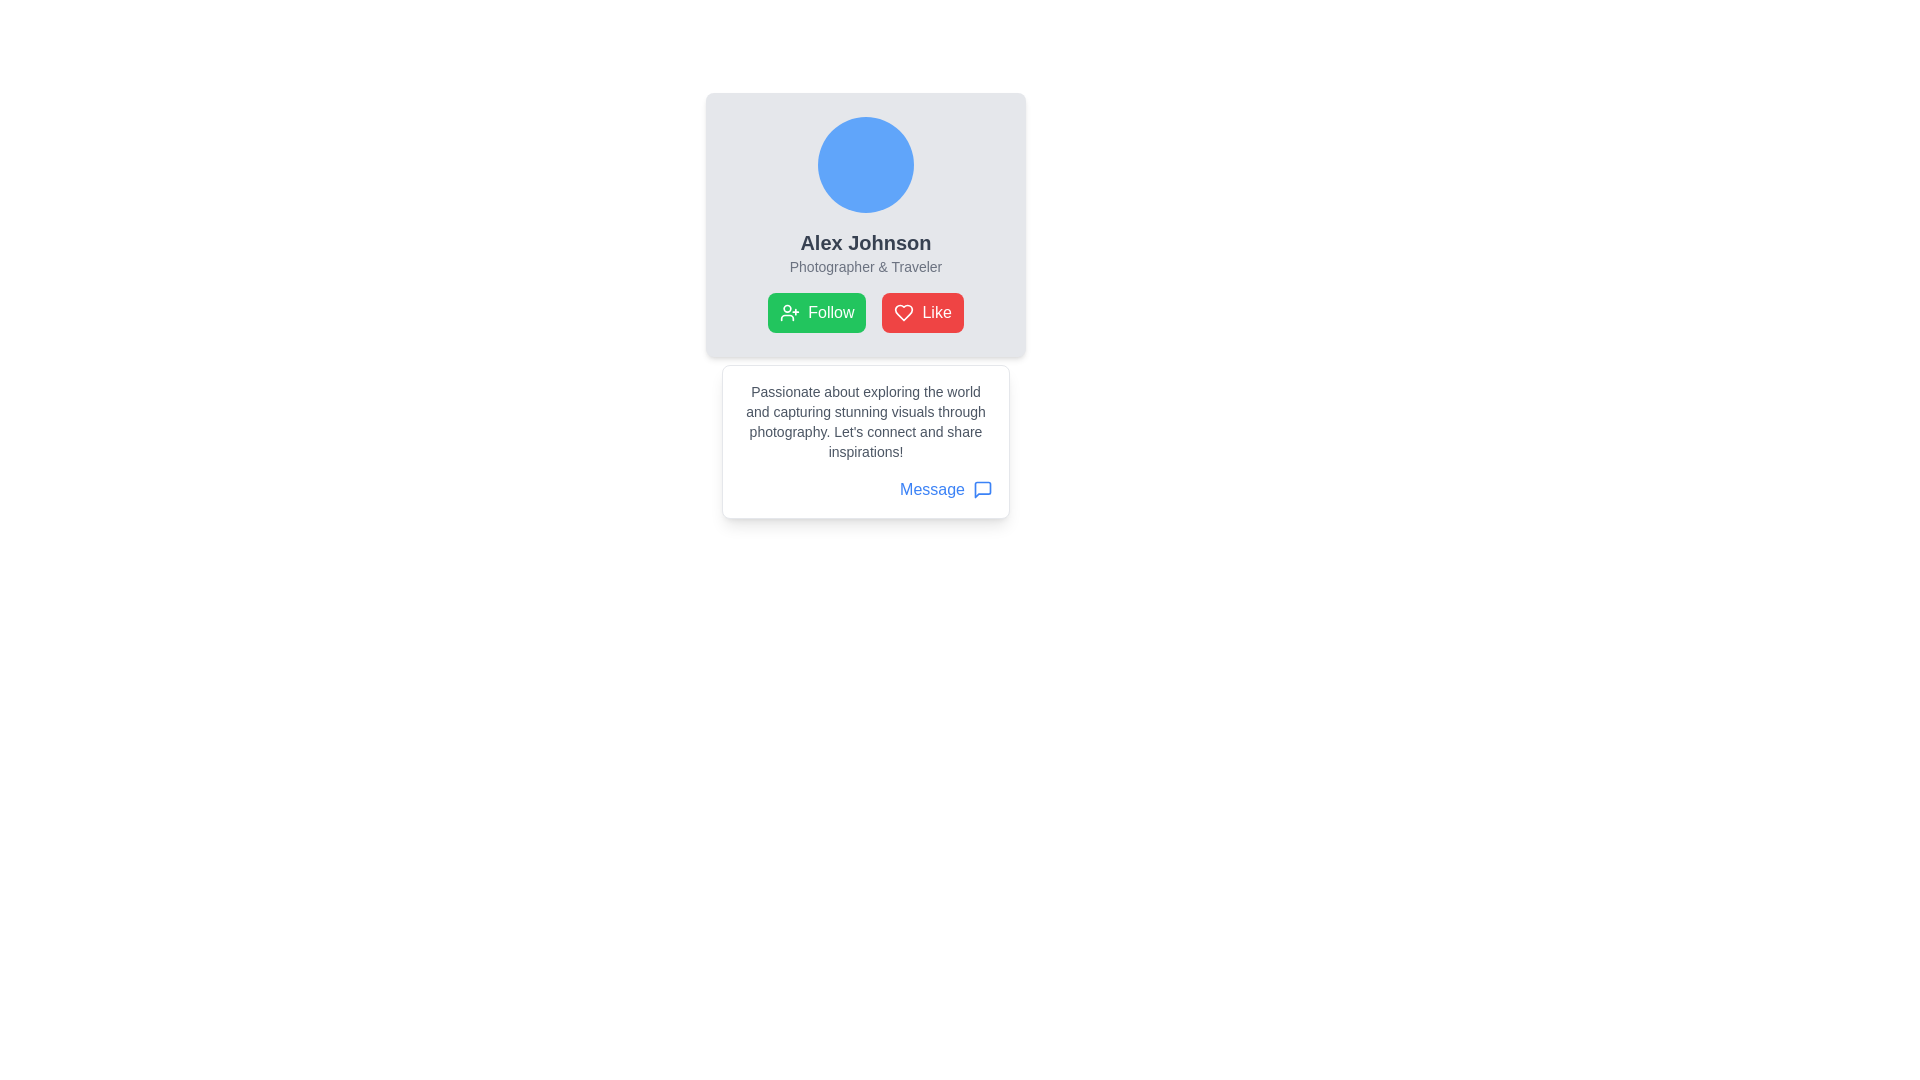 The width and height of the screenshot is (1920, 1080). I want to click on the speech bubble icon located next to the word 'Message' at the bottom-right corner of the message text box, so click(983, 489).